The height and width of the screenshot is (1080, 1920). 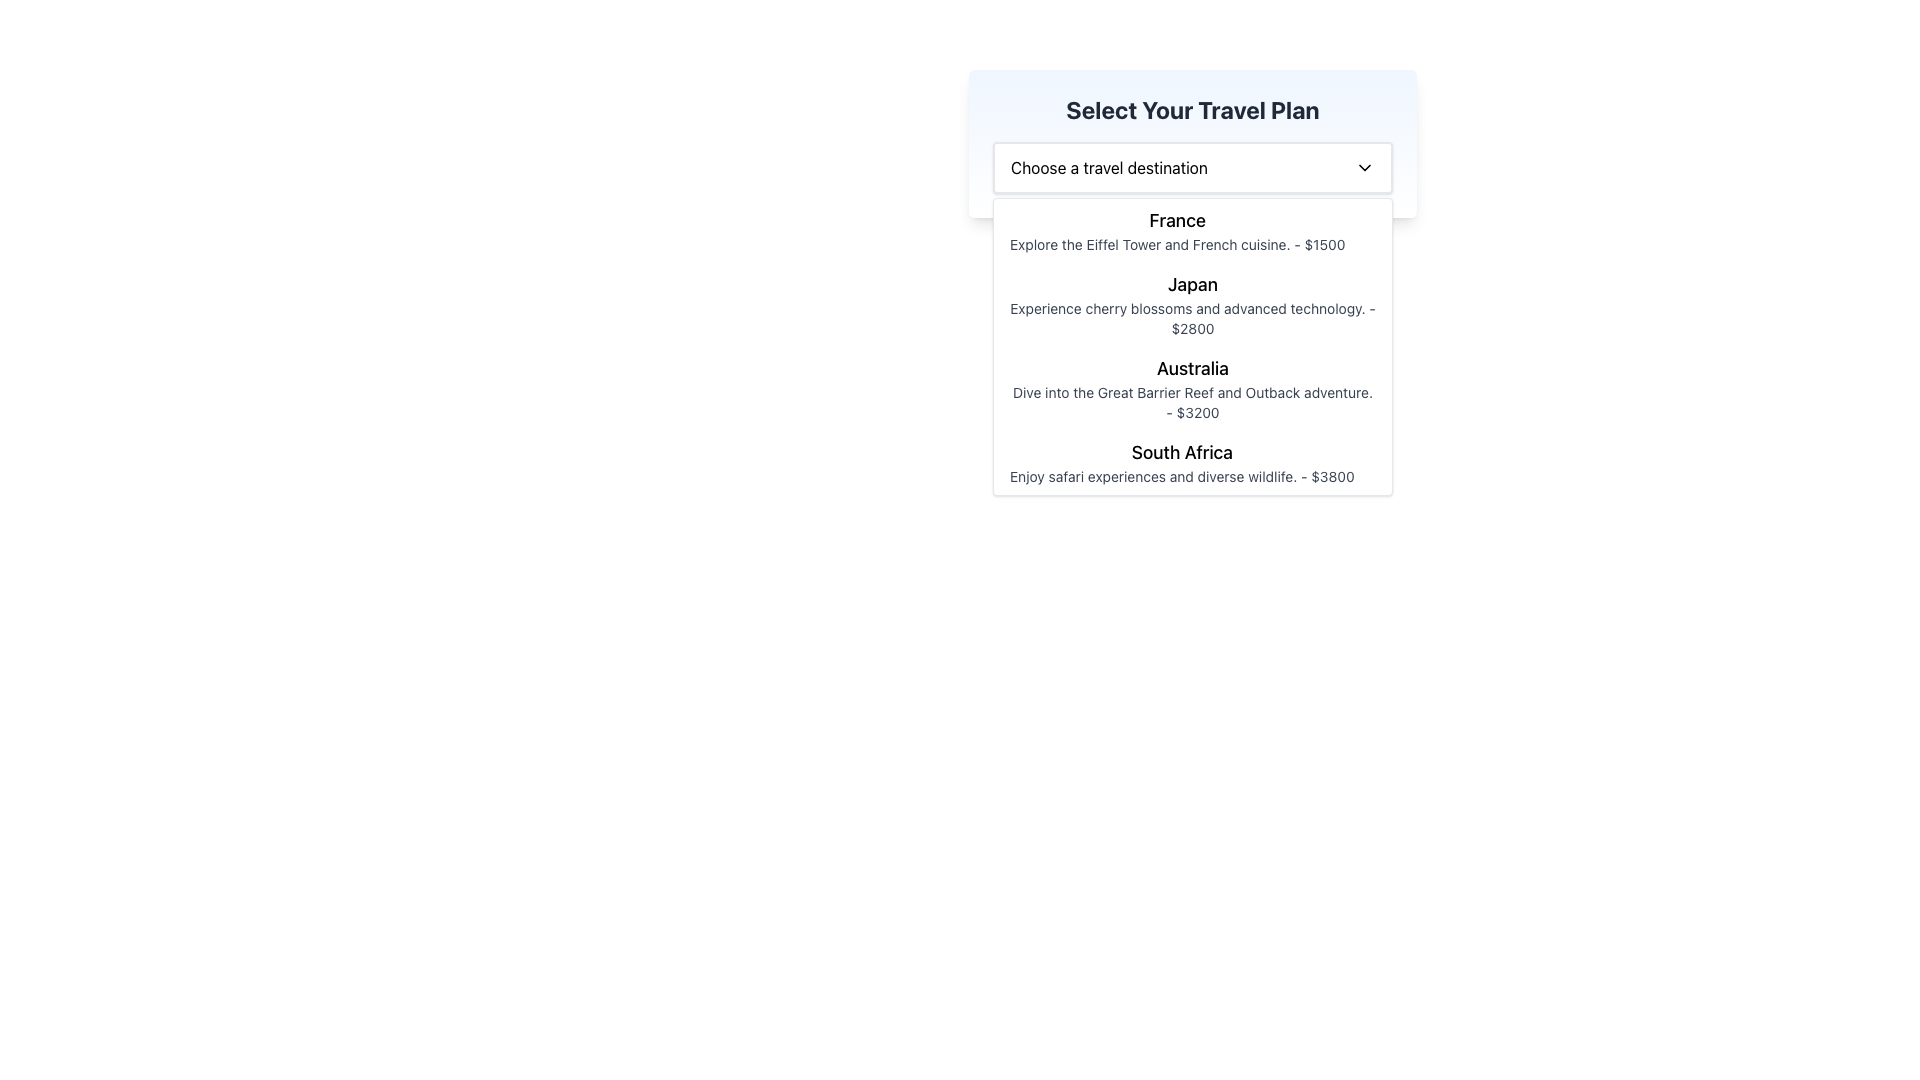 I want to click on the dropdown menu of the travel plan selector, so click(x=1193, y=142).